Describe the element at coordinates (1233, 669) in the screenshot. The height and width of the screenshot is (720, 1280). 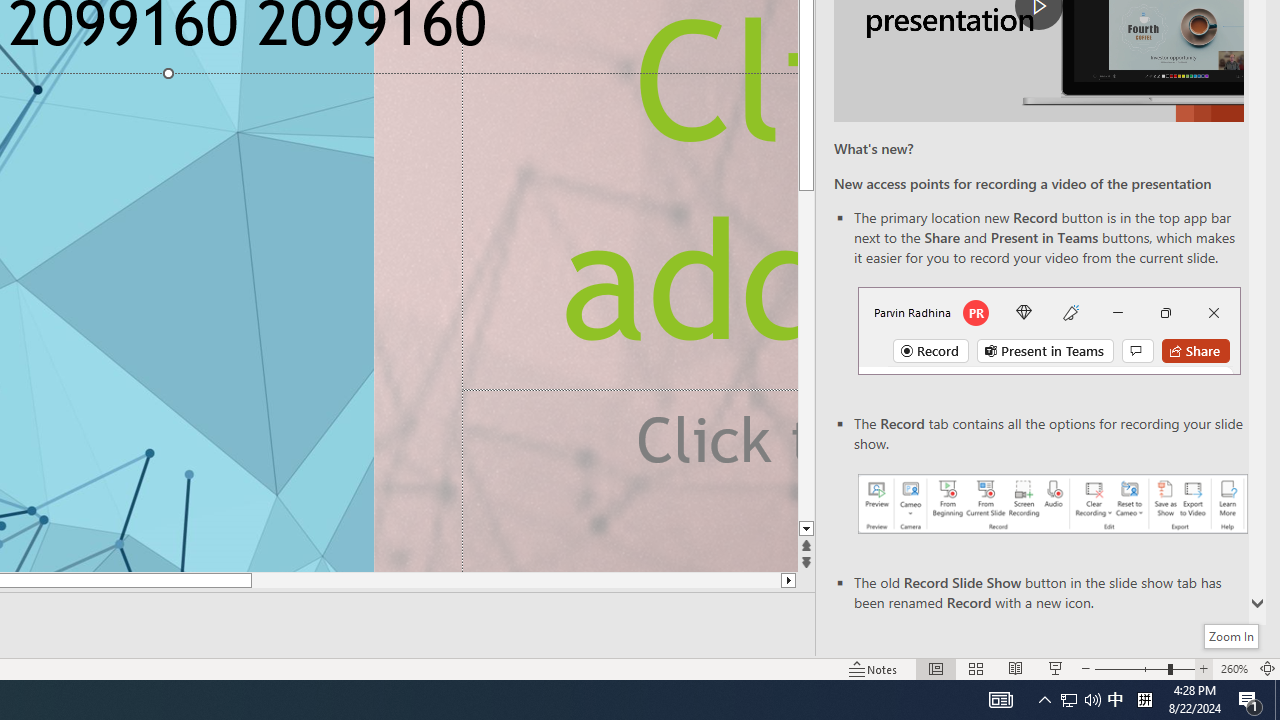
I see `'Zoom 260%'` at that location.